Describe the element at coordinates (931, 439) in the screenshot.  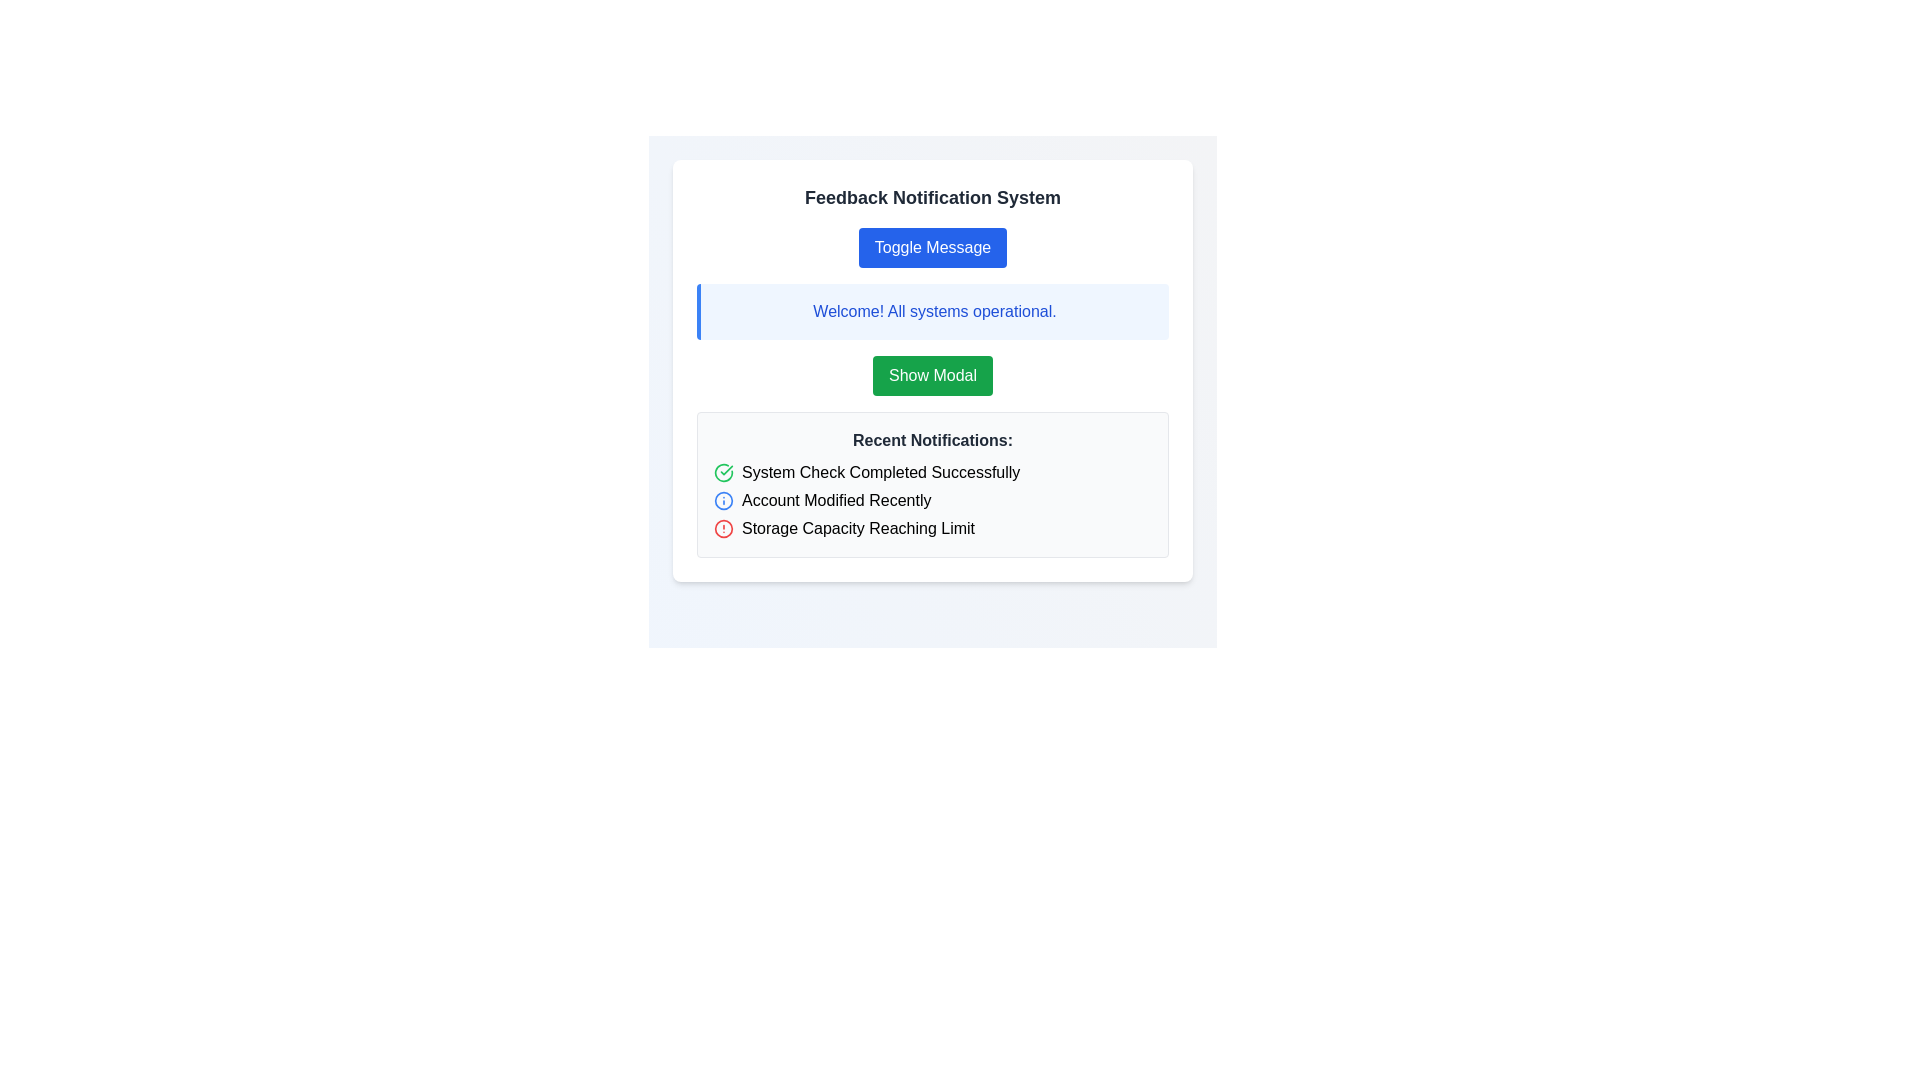
I see `the bold text label 'Recent Notifications:' which is prominently displayed in dark gray against a light background, located above a list of notification items` at that location.